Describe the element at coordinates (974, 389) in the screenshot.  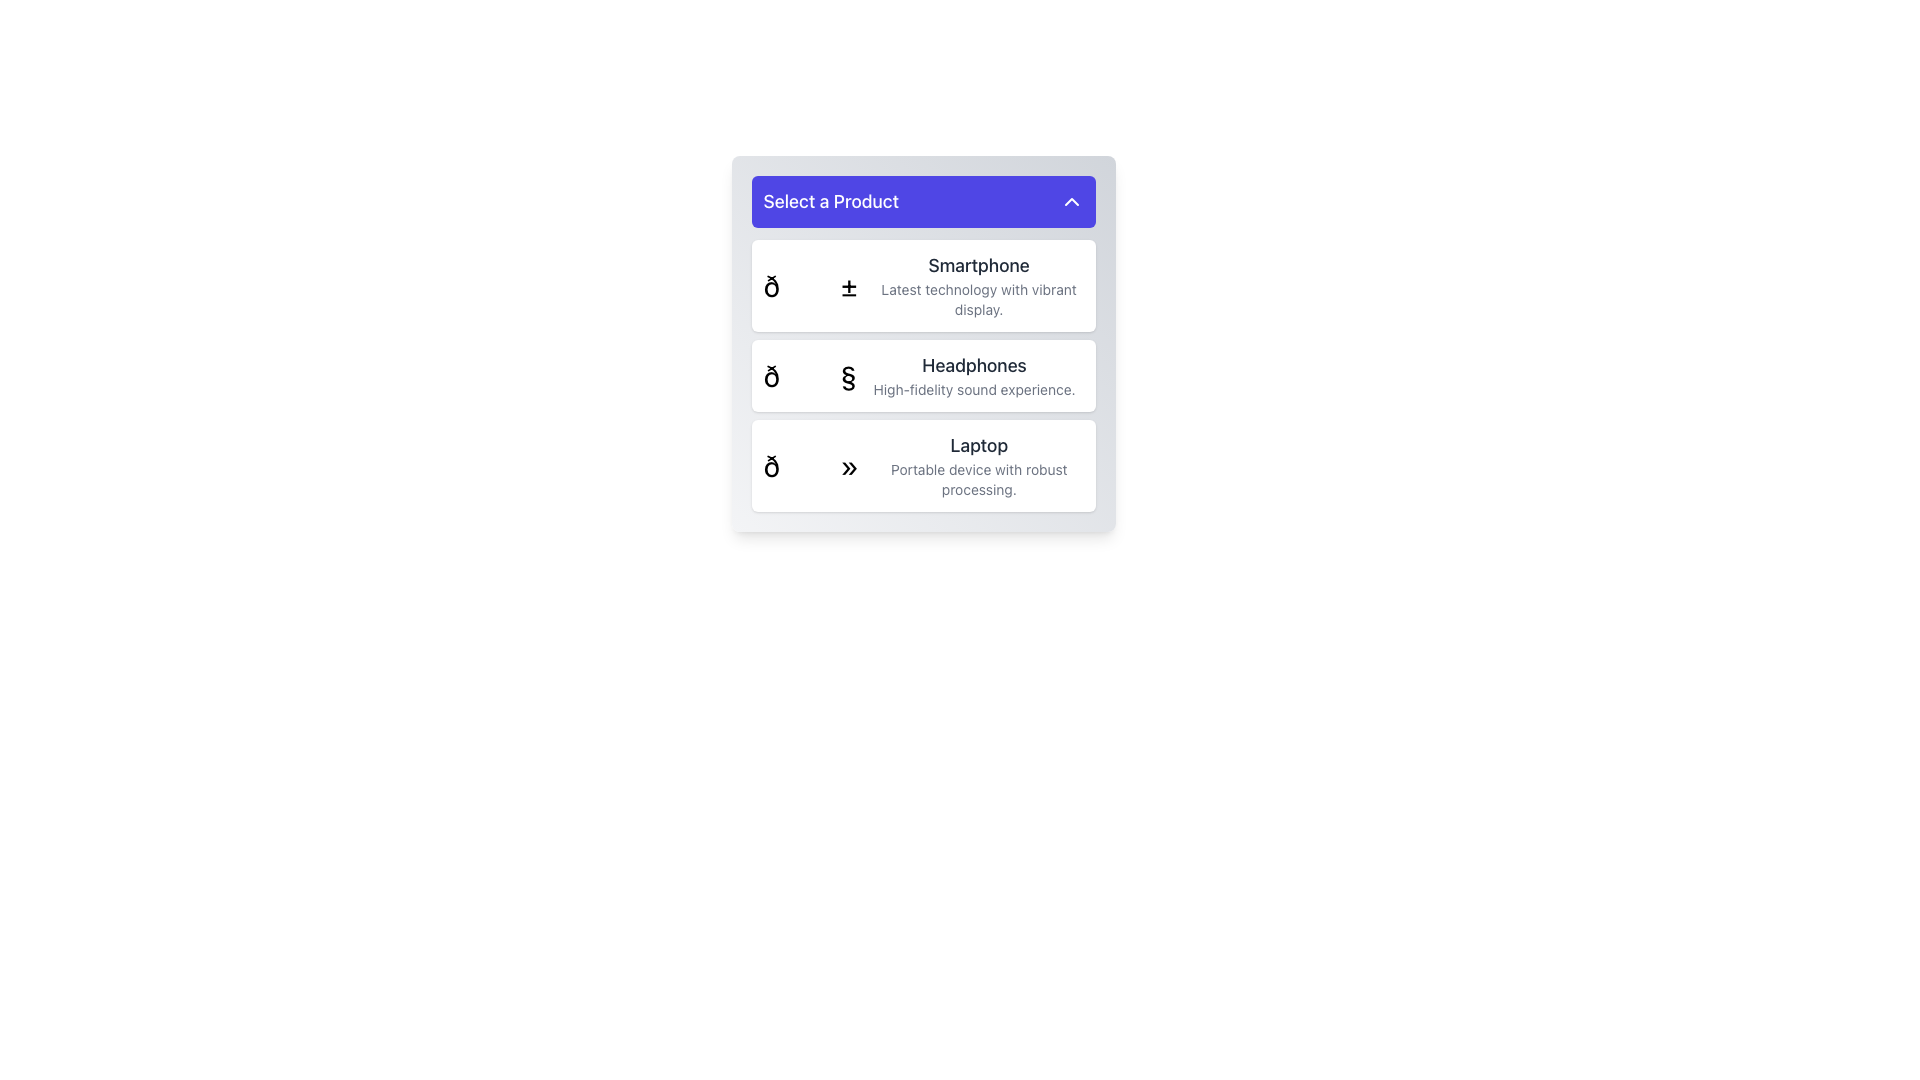
I see `the static text description that reads 'High-fidelity sound experience.' located directly below the title 'Headphones' in the product selection list` at that location.